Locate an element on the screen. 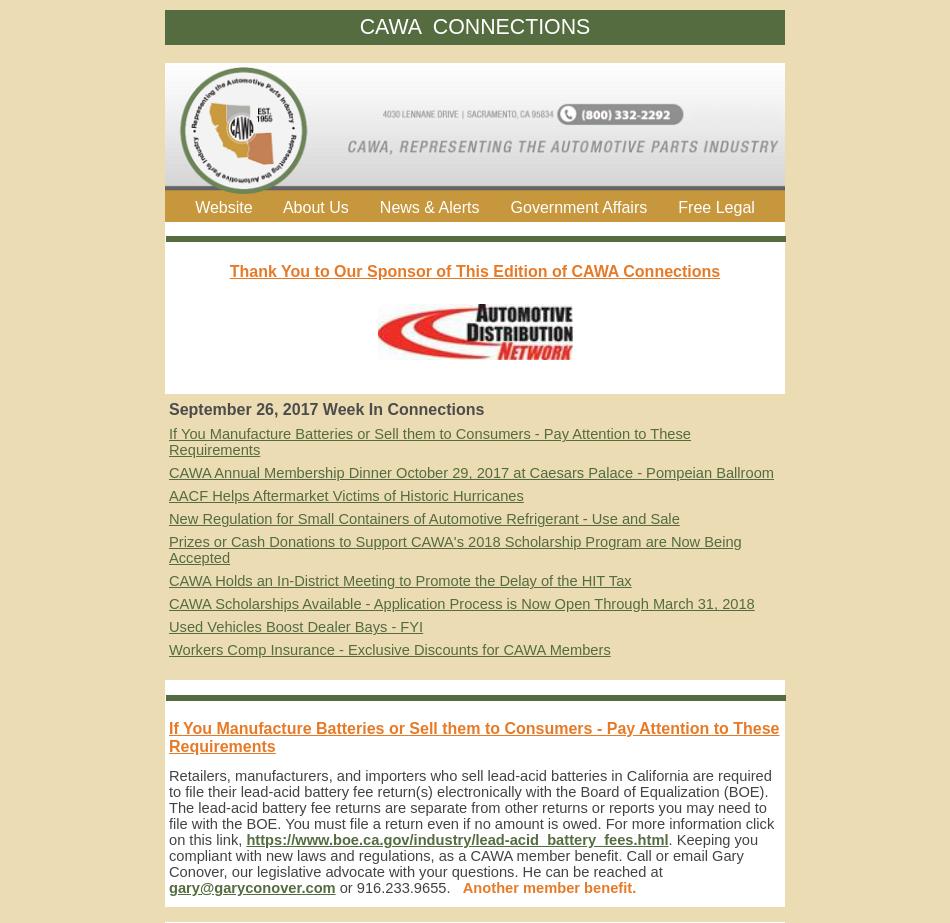 Image resolution: width=950 pixels, height=923 pixels. 'Another member benefit.' is located at coordinates (549, 887).